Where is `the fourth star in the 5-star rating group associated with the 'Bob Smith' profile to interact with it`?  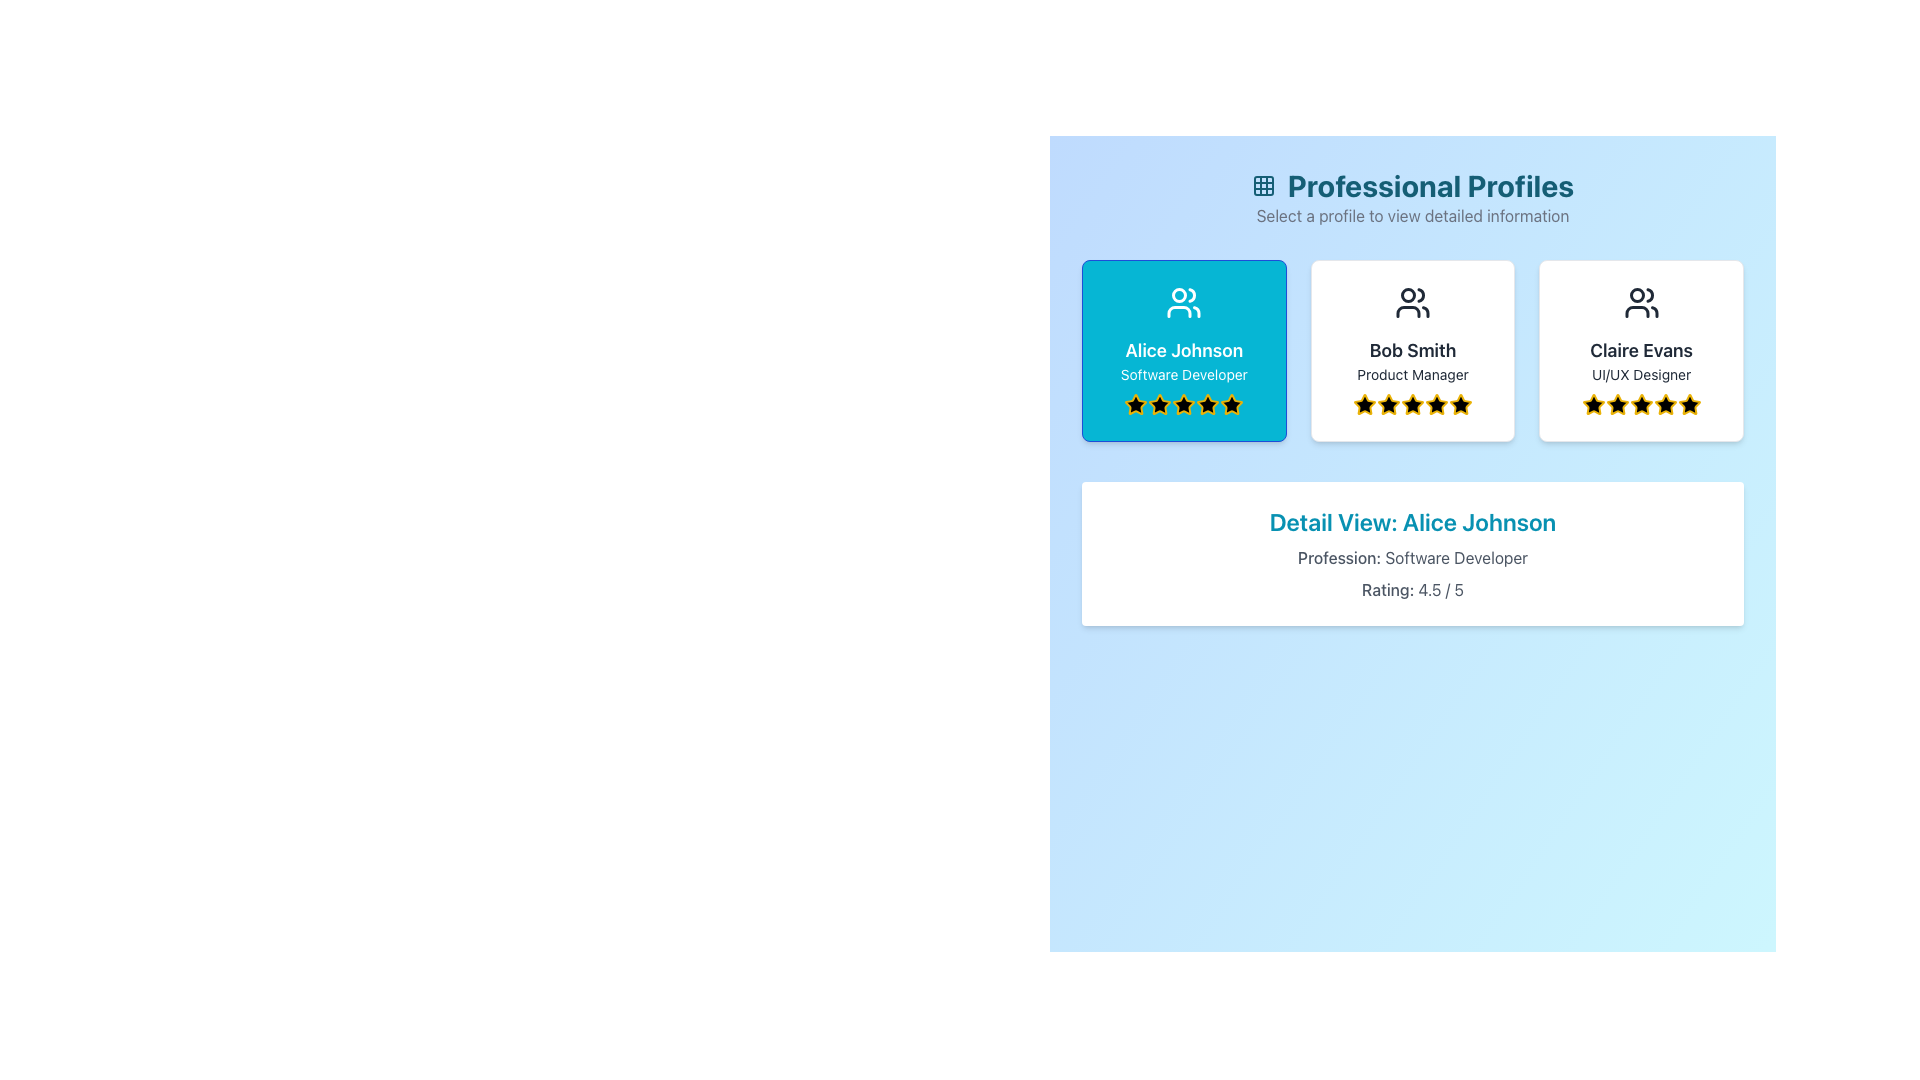
the fourth star in the 5-star rating group associated with the 'Bob Smith' profile to interact with it is located at coordinates (1387, 404).